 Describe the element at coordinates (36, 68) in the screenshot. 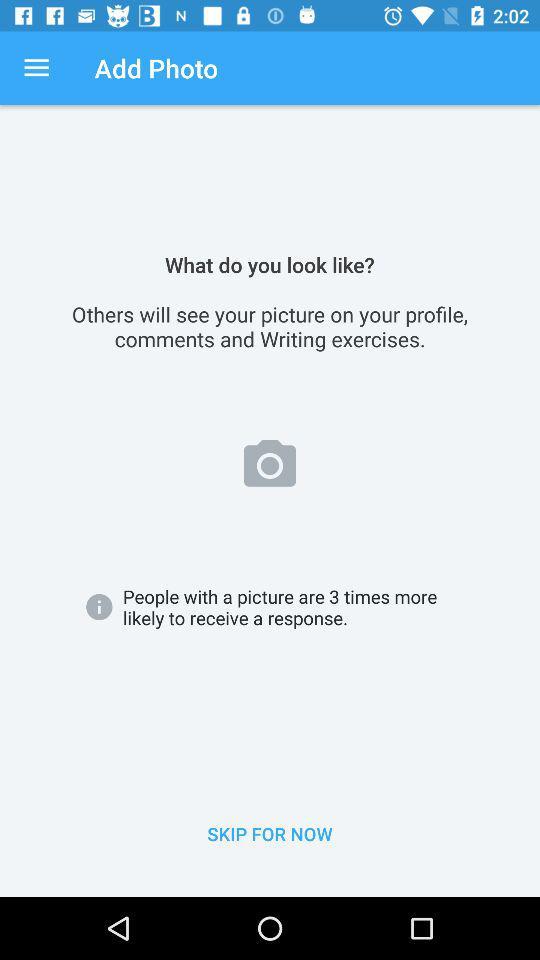

I see `icon above the others will see` at that location.